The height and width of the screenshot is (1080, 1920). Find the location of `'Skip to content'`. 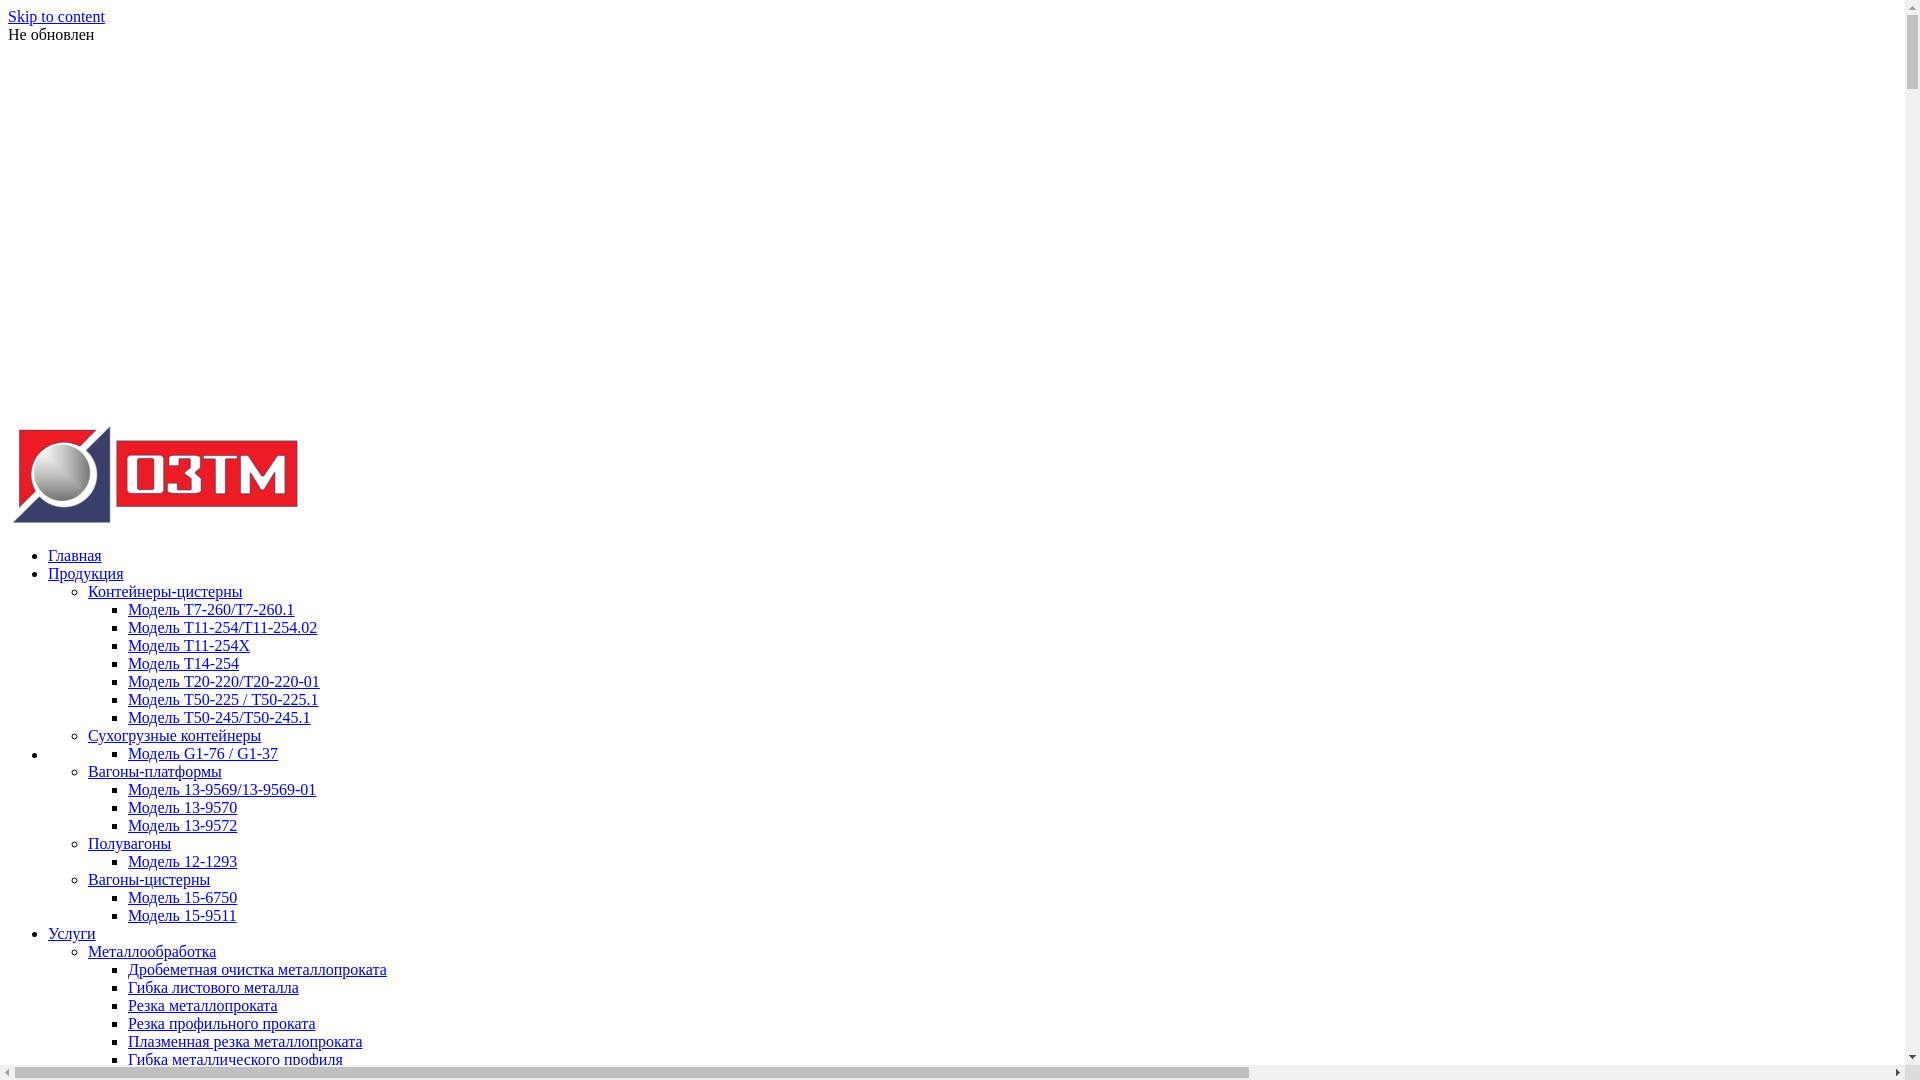

'Skip to content' is located at coordinates (56, 16).